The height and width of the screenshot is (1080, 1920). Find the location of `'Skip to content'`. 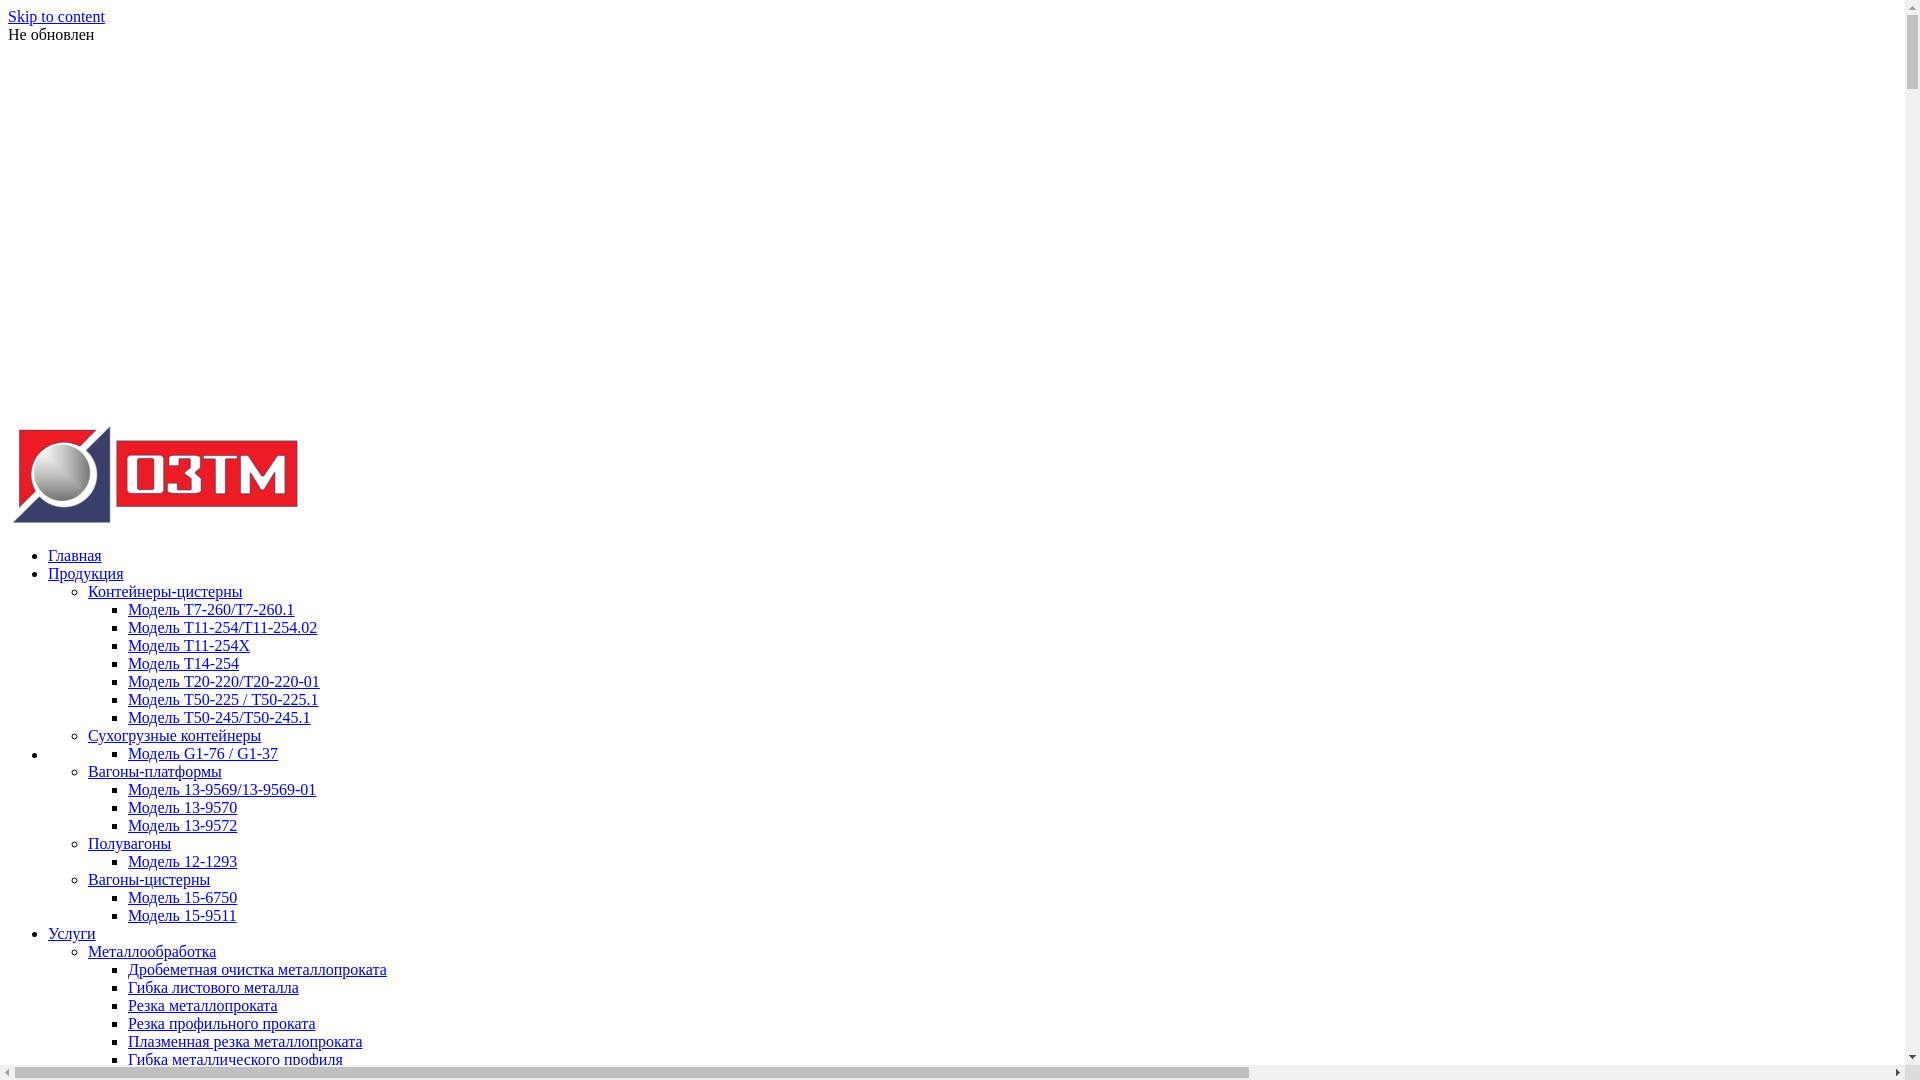

'Skip to content' is located at coordinates (56, 16).